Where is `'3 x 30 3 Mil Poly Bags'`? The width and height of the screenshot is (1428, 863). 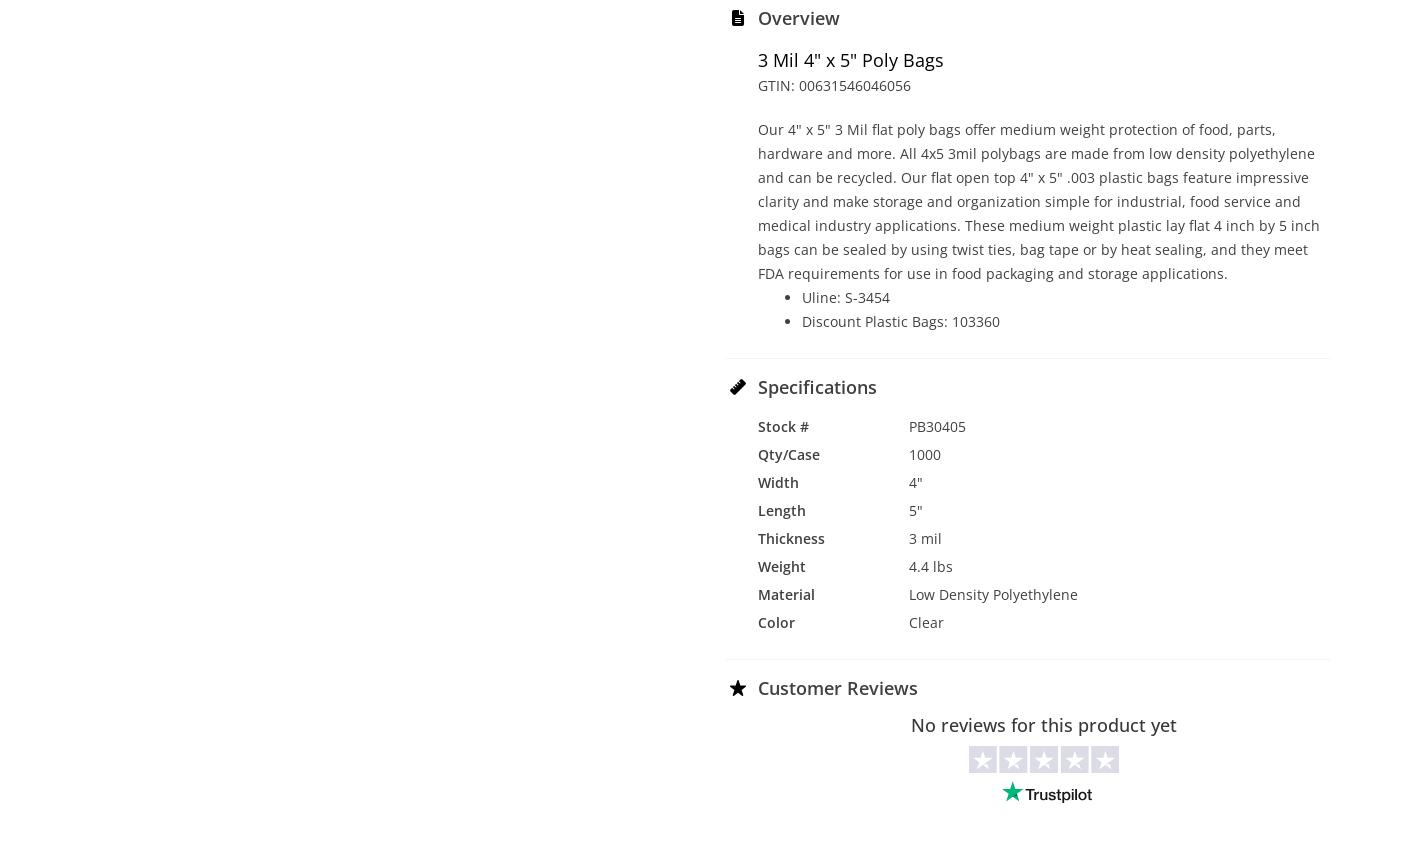 '3 x 30 3 Mil Poly Bags' is located at coordinates (207, 306).